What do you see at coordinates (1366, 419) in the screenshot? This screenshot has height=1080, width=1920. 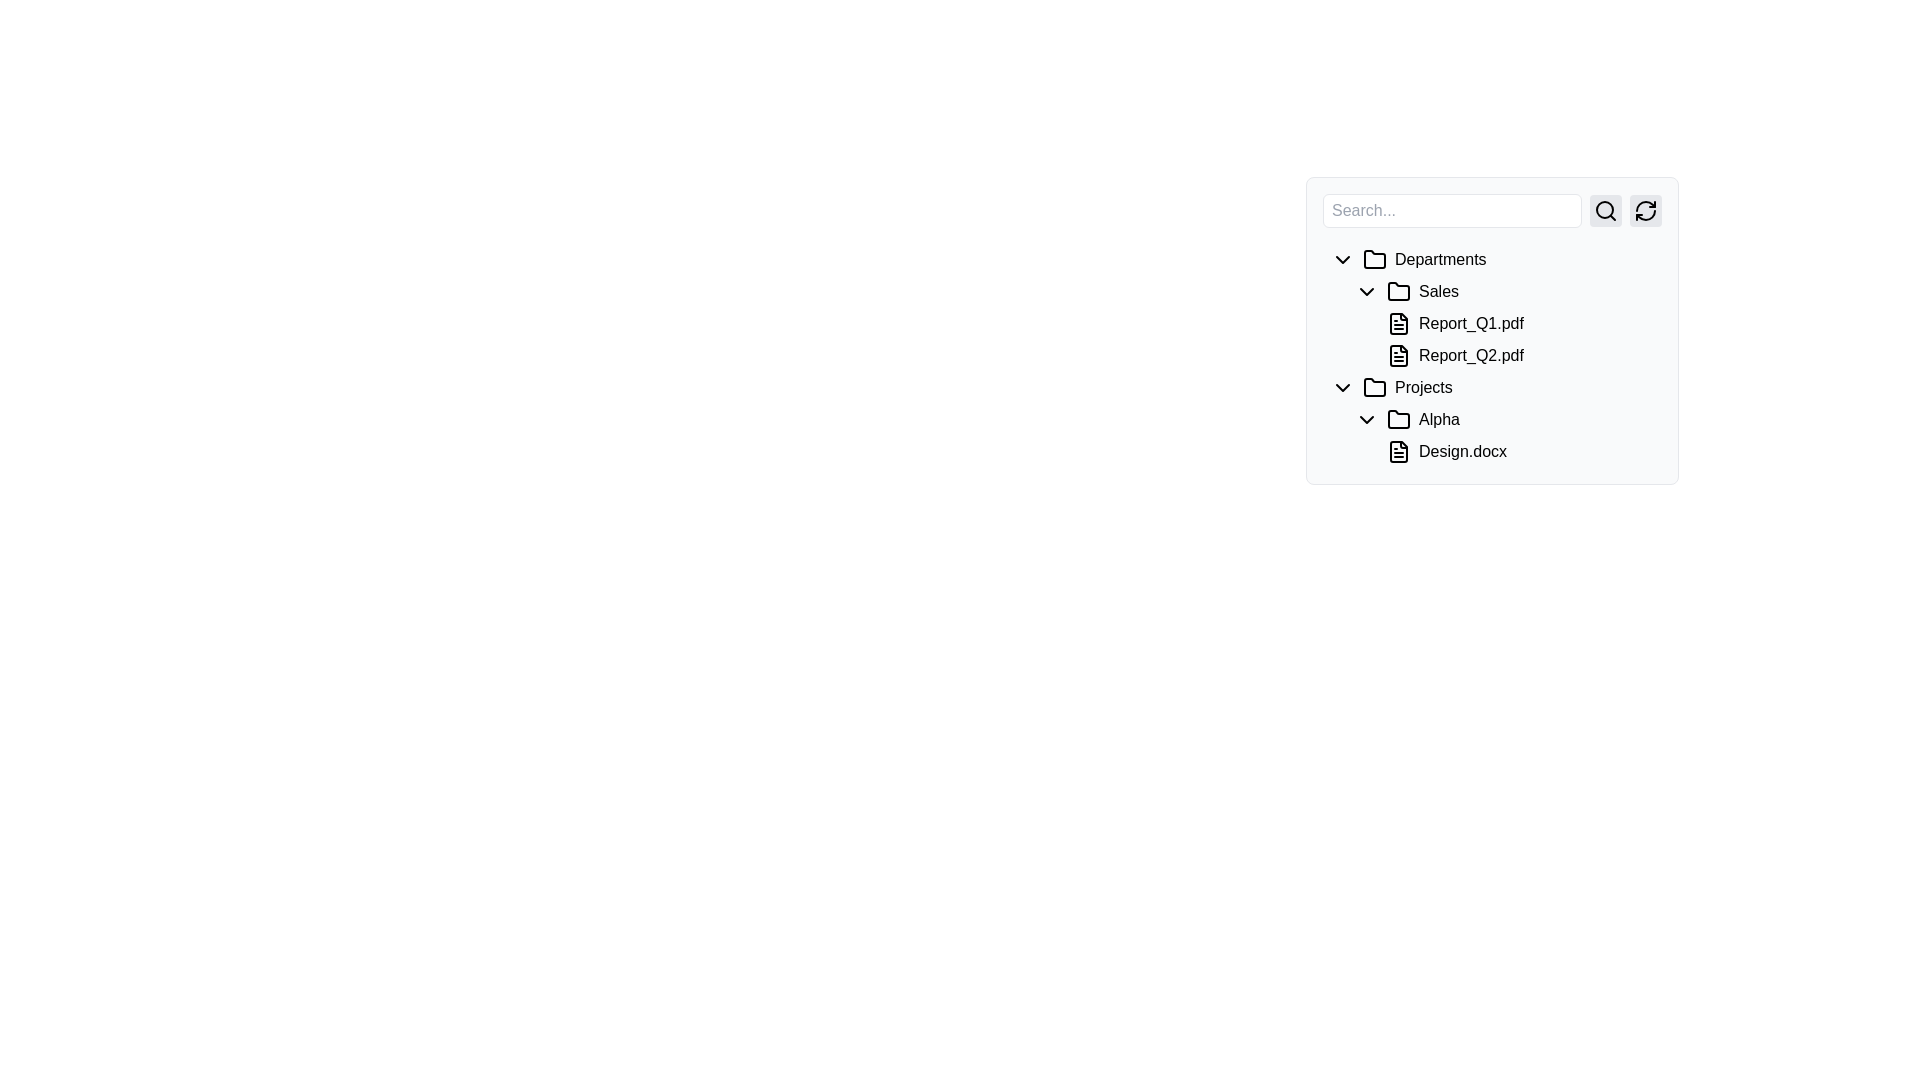 I see `the Toggle icon (Chevron down symbol) located to the left of the text 'Alpha' in the 'Projects' group` at bounding box center [1366, 419].